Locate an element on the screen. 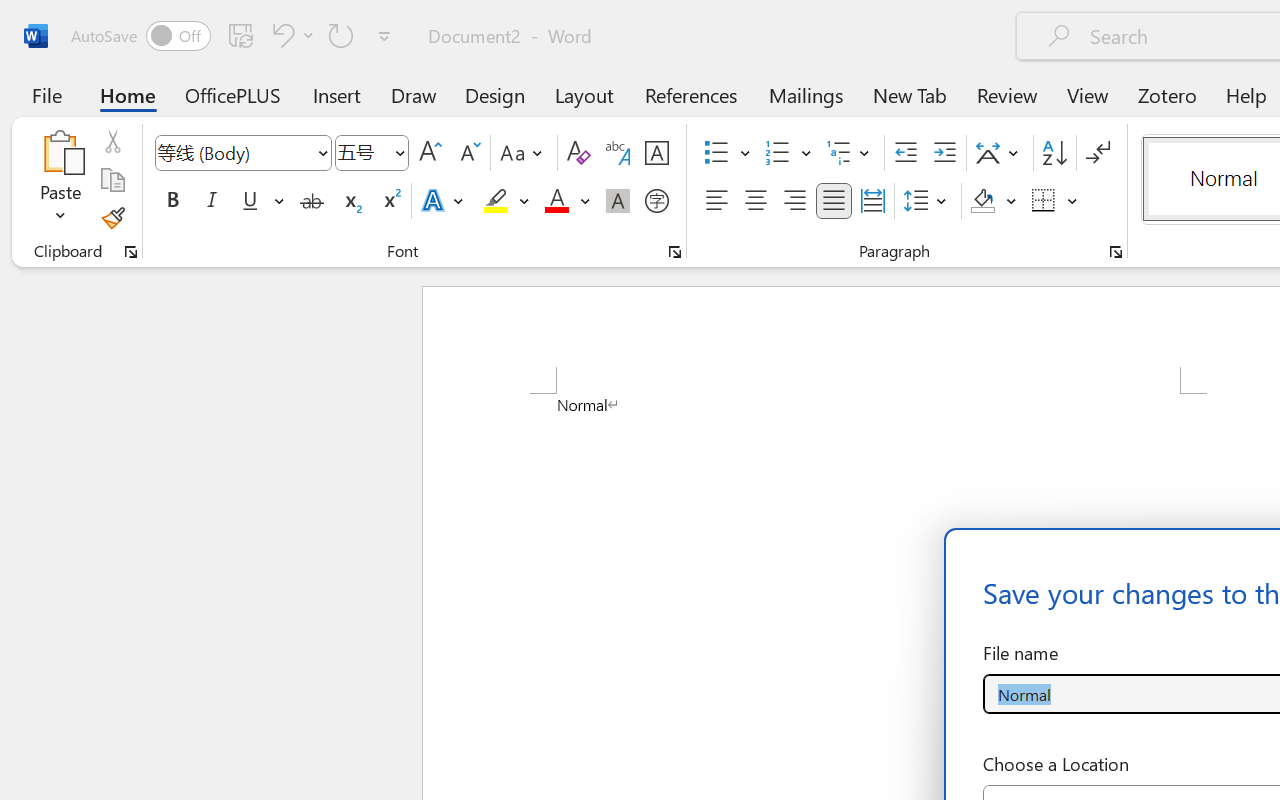  'Repeat Style' is located at coordinates (341, 34).